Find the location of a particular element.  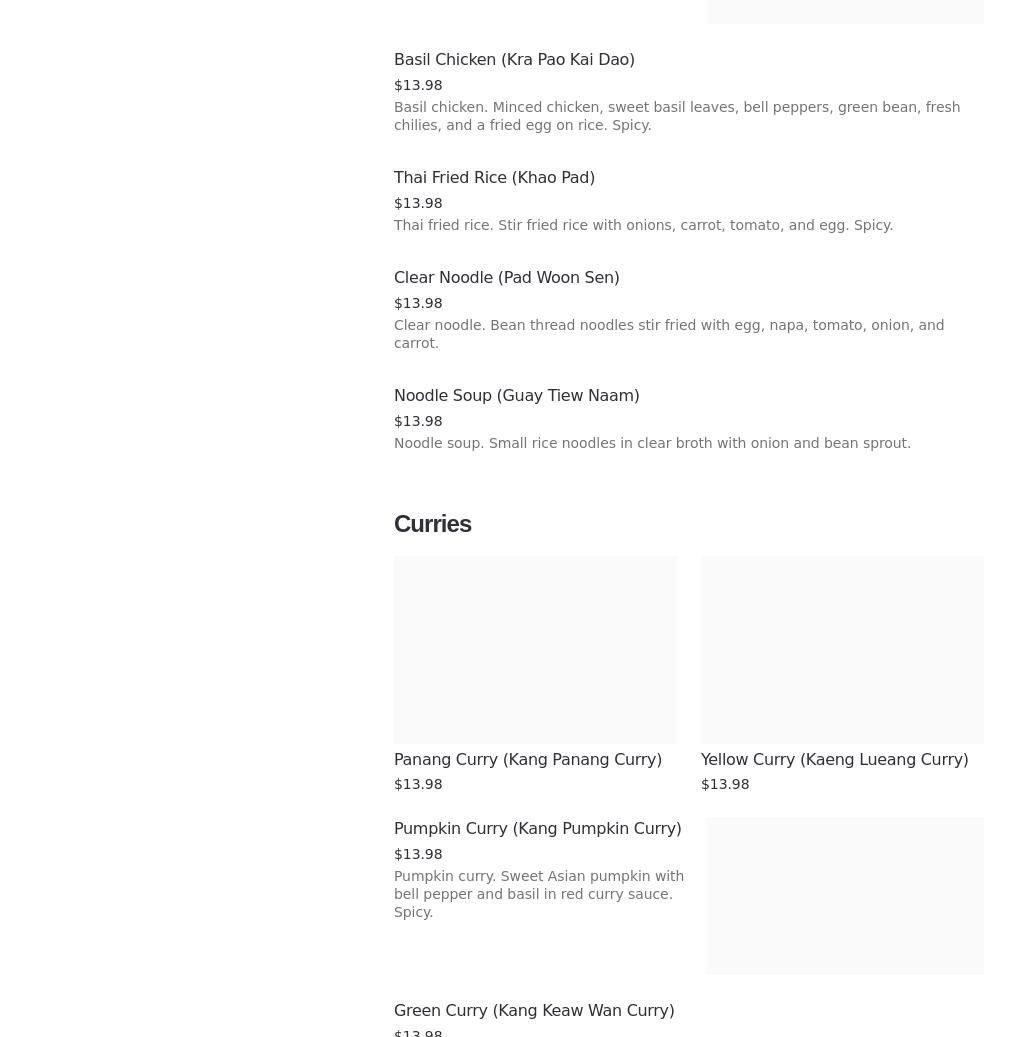

'Pumpkin Curry (Kang Pumpkin Curry)' is located at coordinates (537, 828).